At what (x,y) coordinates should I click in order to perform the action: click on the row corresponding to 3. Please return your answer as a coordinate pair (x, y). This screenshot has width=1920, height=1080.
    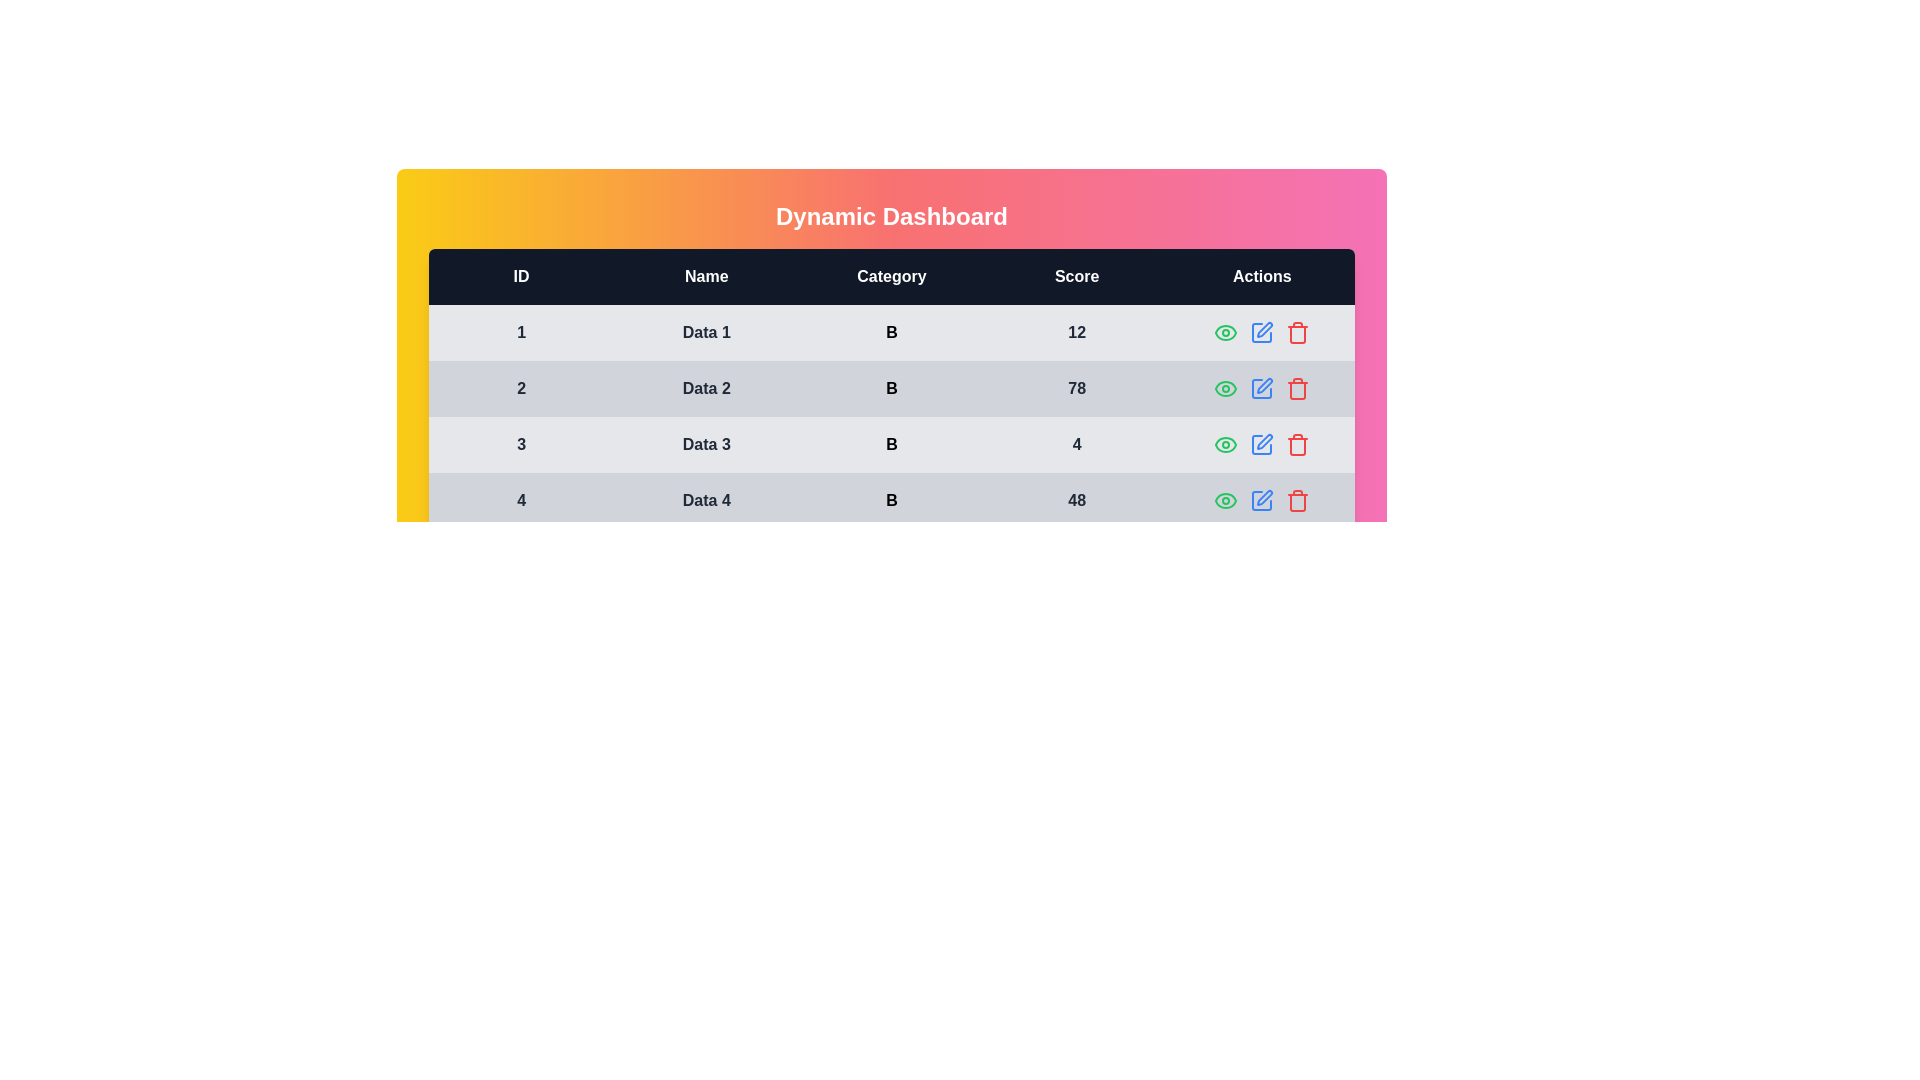
    Looking at the image, I should click on (1297, 443).